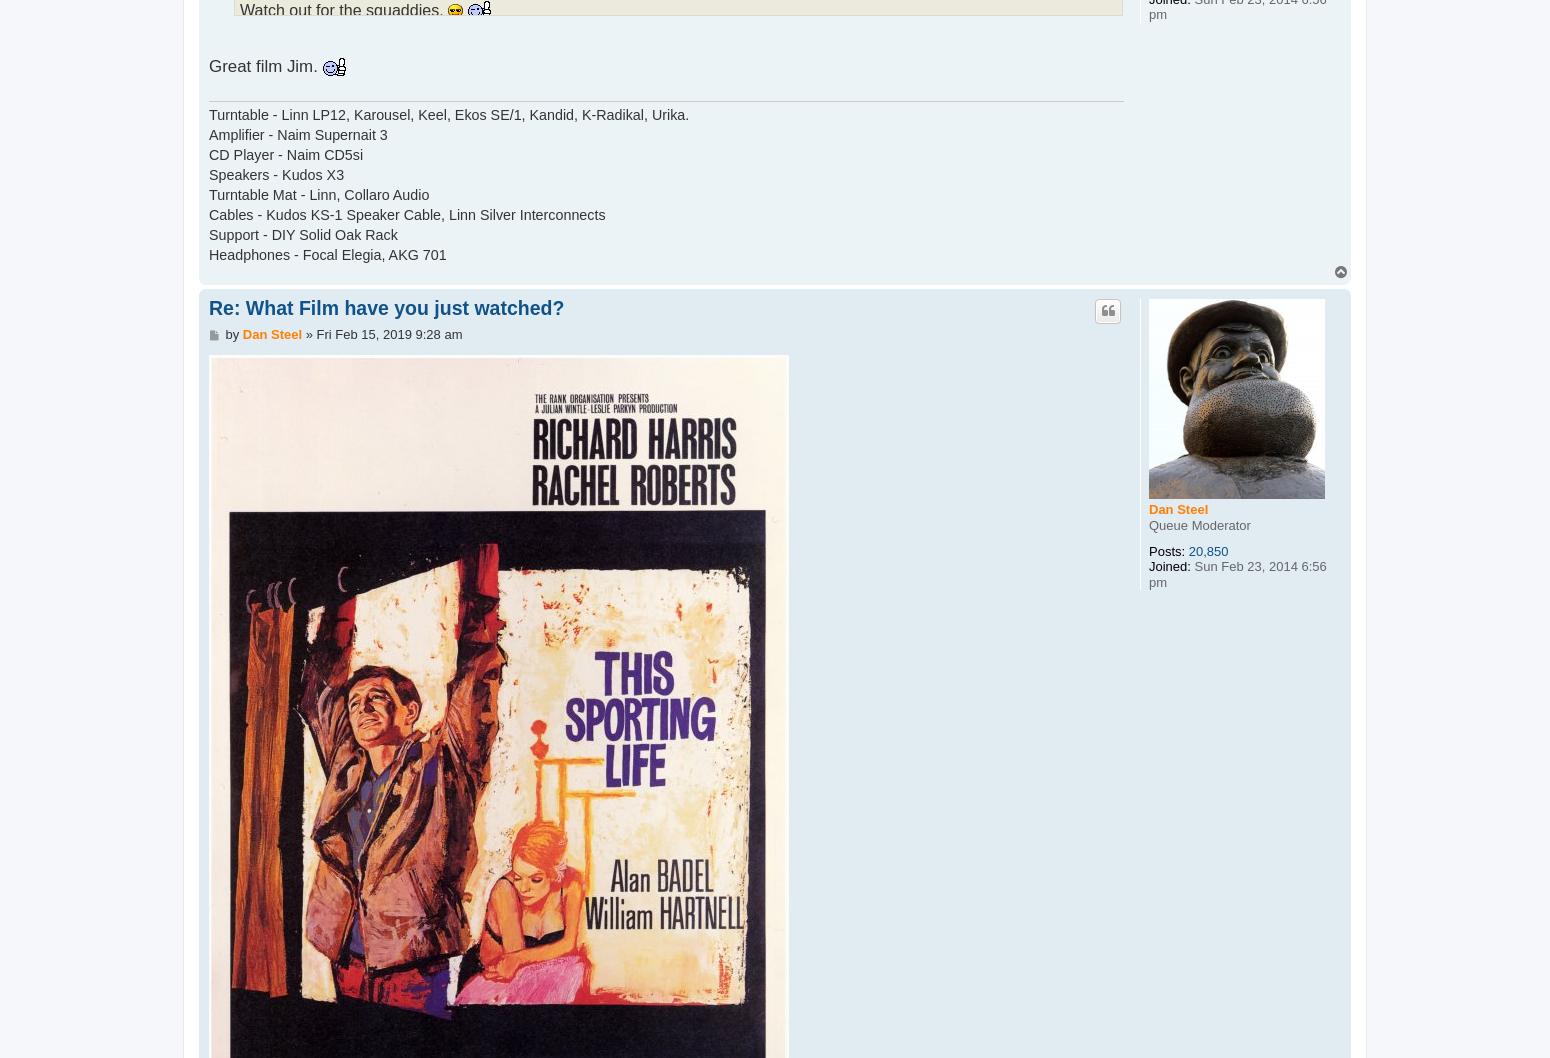 The image size is (1550, 1058). Describe the element at coordinates (298, 134) in the screenshot. I see `'Amplifier - Naim Supernait 3'` at that location.